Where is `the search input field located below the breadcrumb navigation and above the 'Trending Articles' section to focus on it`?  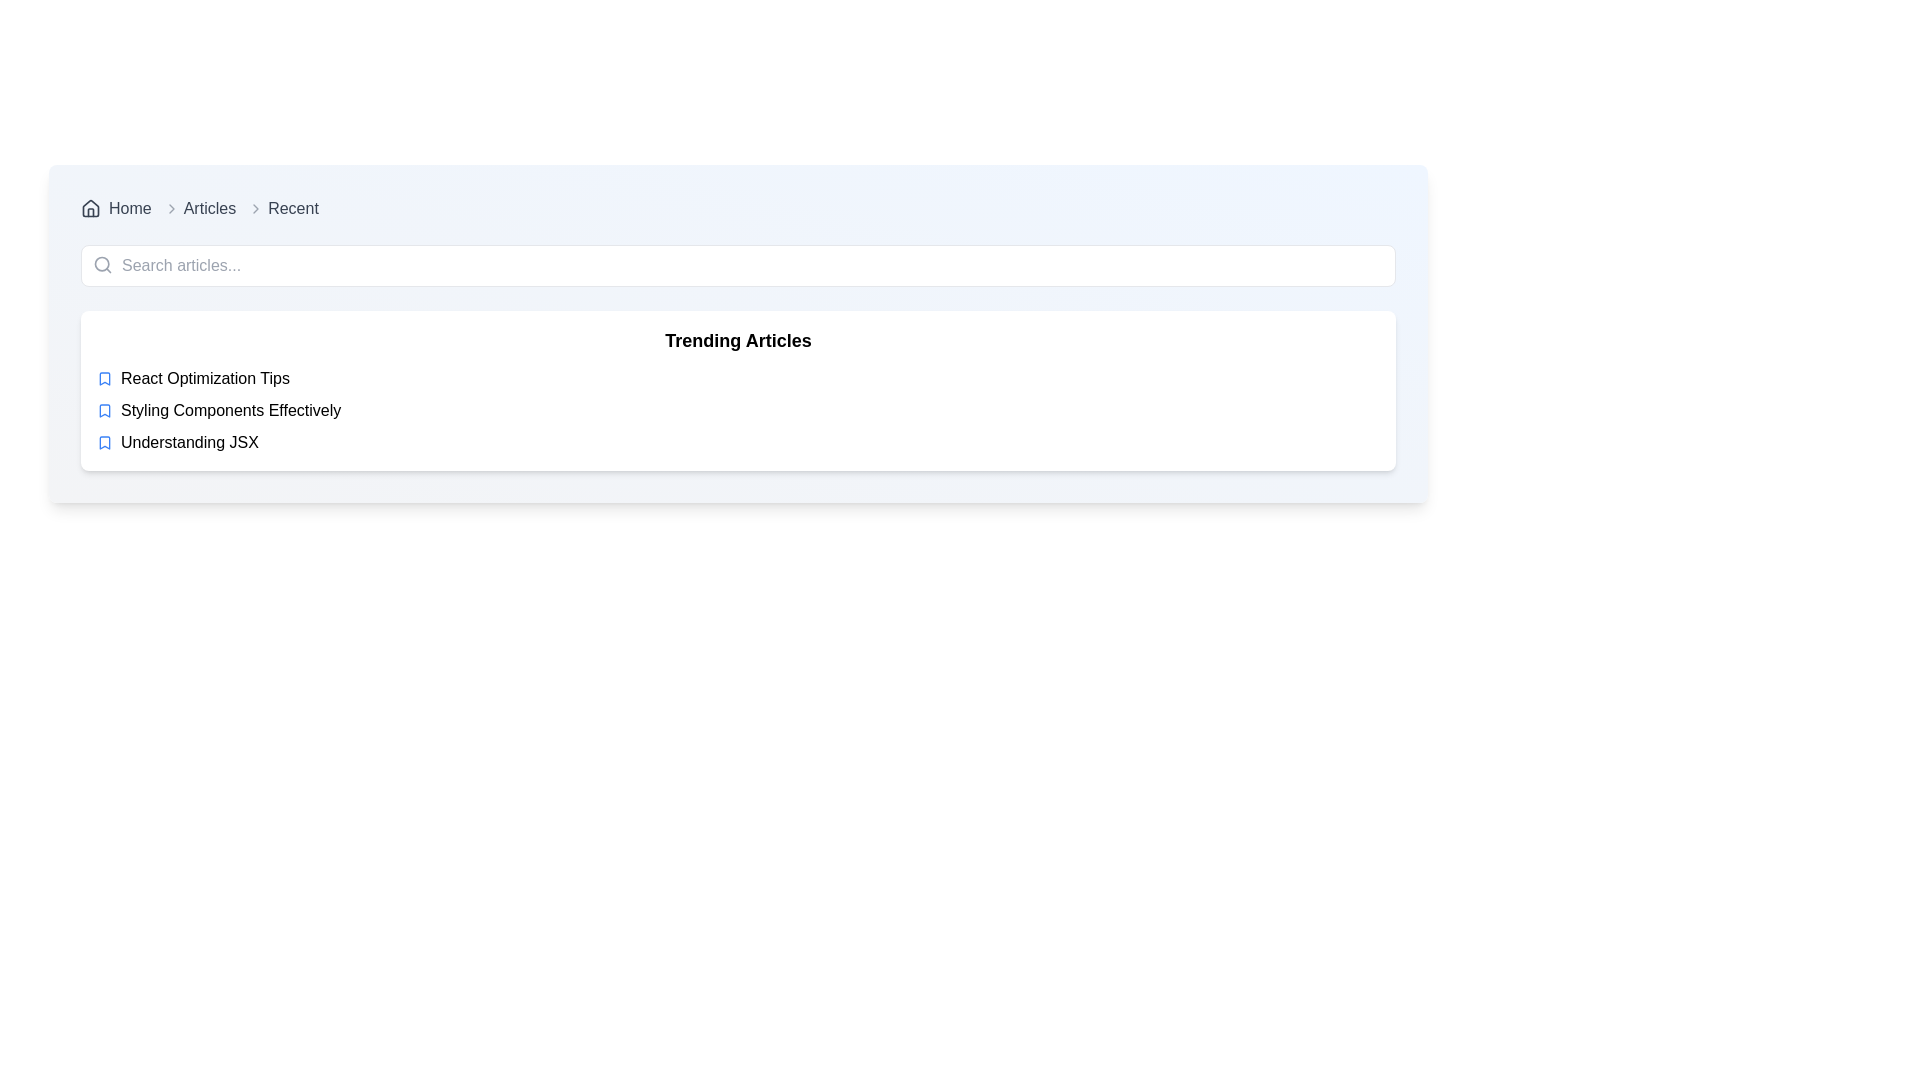 the search input field located below the breadcrumb navigation and above the 'Trending Articles' section to focus on it is located at coordinates (737, 265).